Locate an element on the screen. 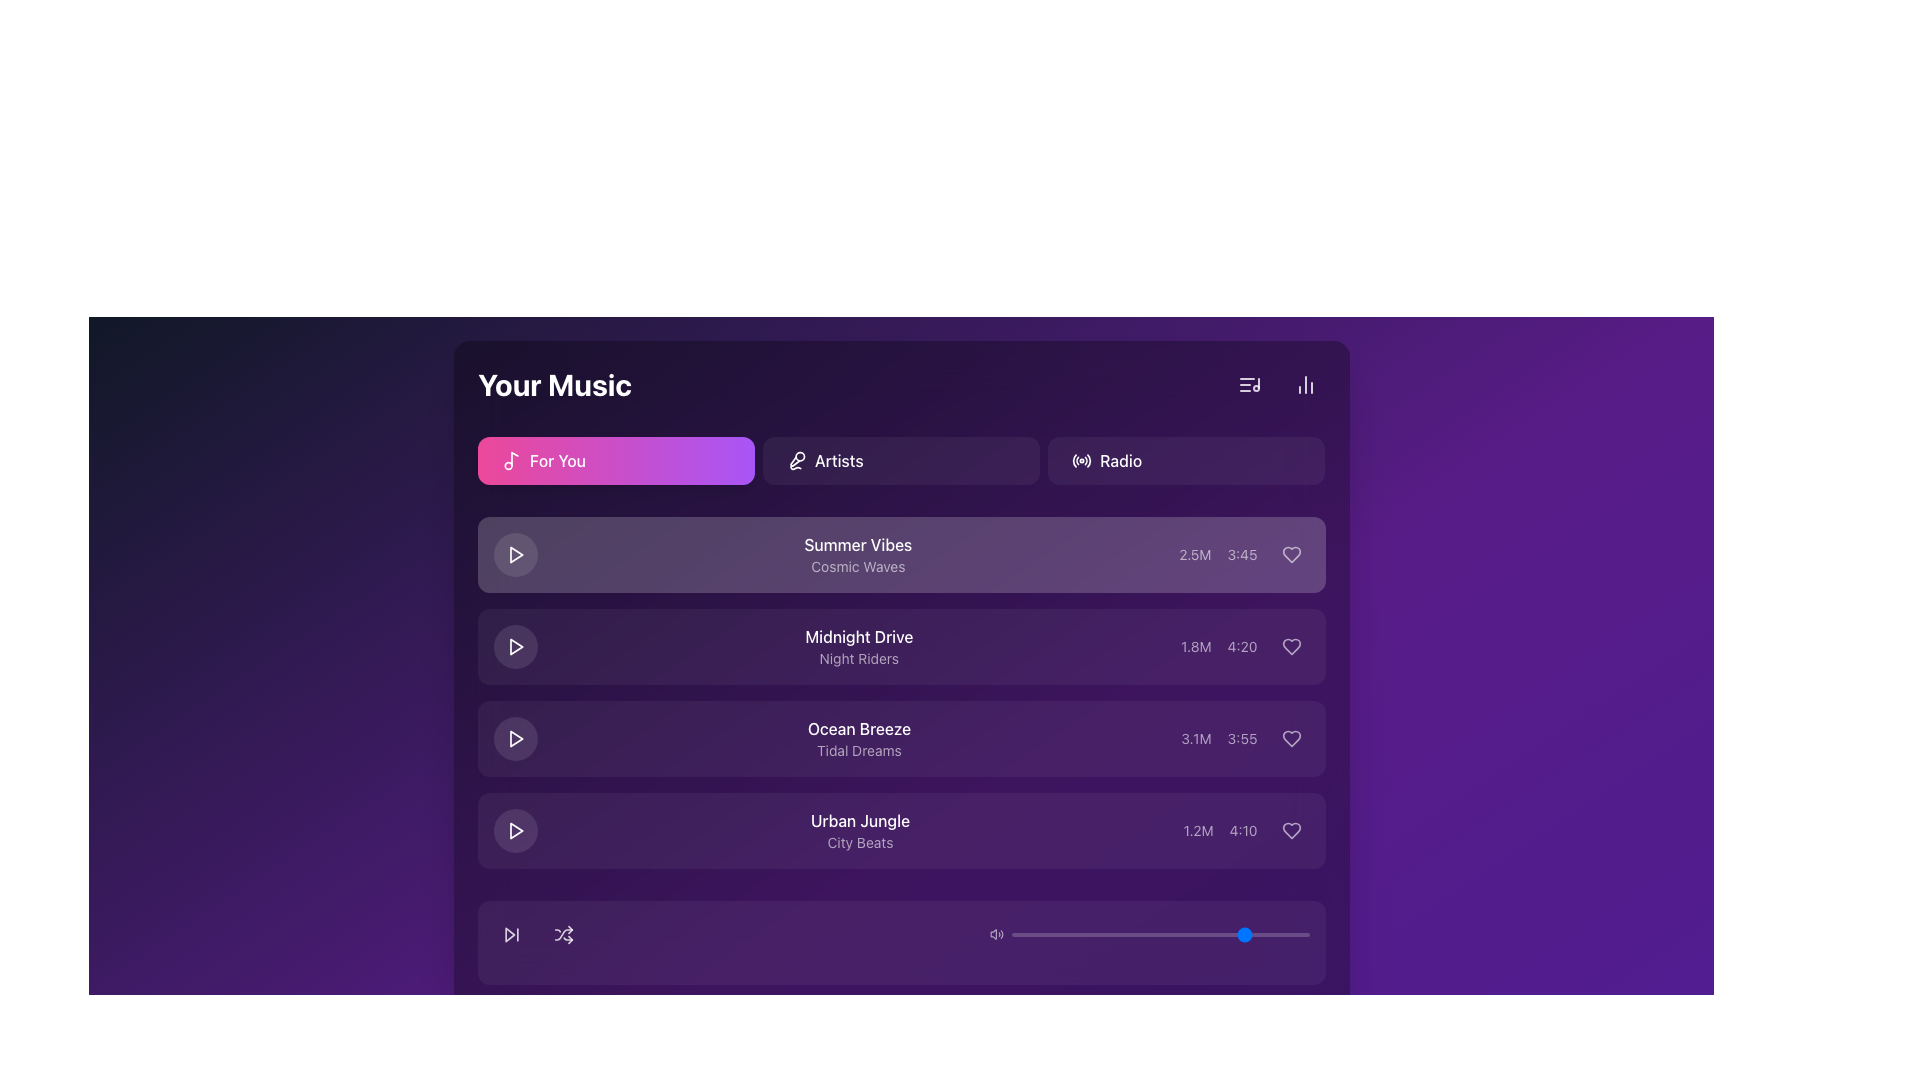 The width and height of the screenshot is (1920, 1080). the right-facing triangular skip-forward icon located within a circular button in the lower section of the interface to receive a visual or auditory cue is located at coordinates (511, 934).